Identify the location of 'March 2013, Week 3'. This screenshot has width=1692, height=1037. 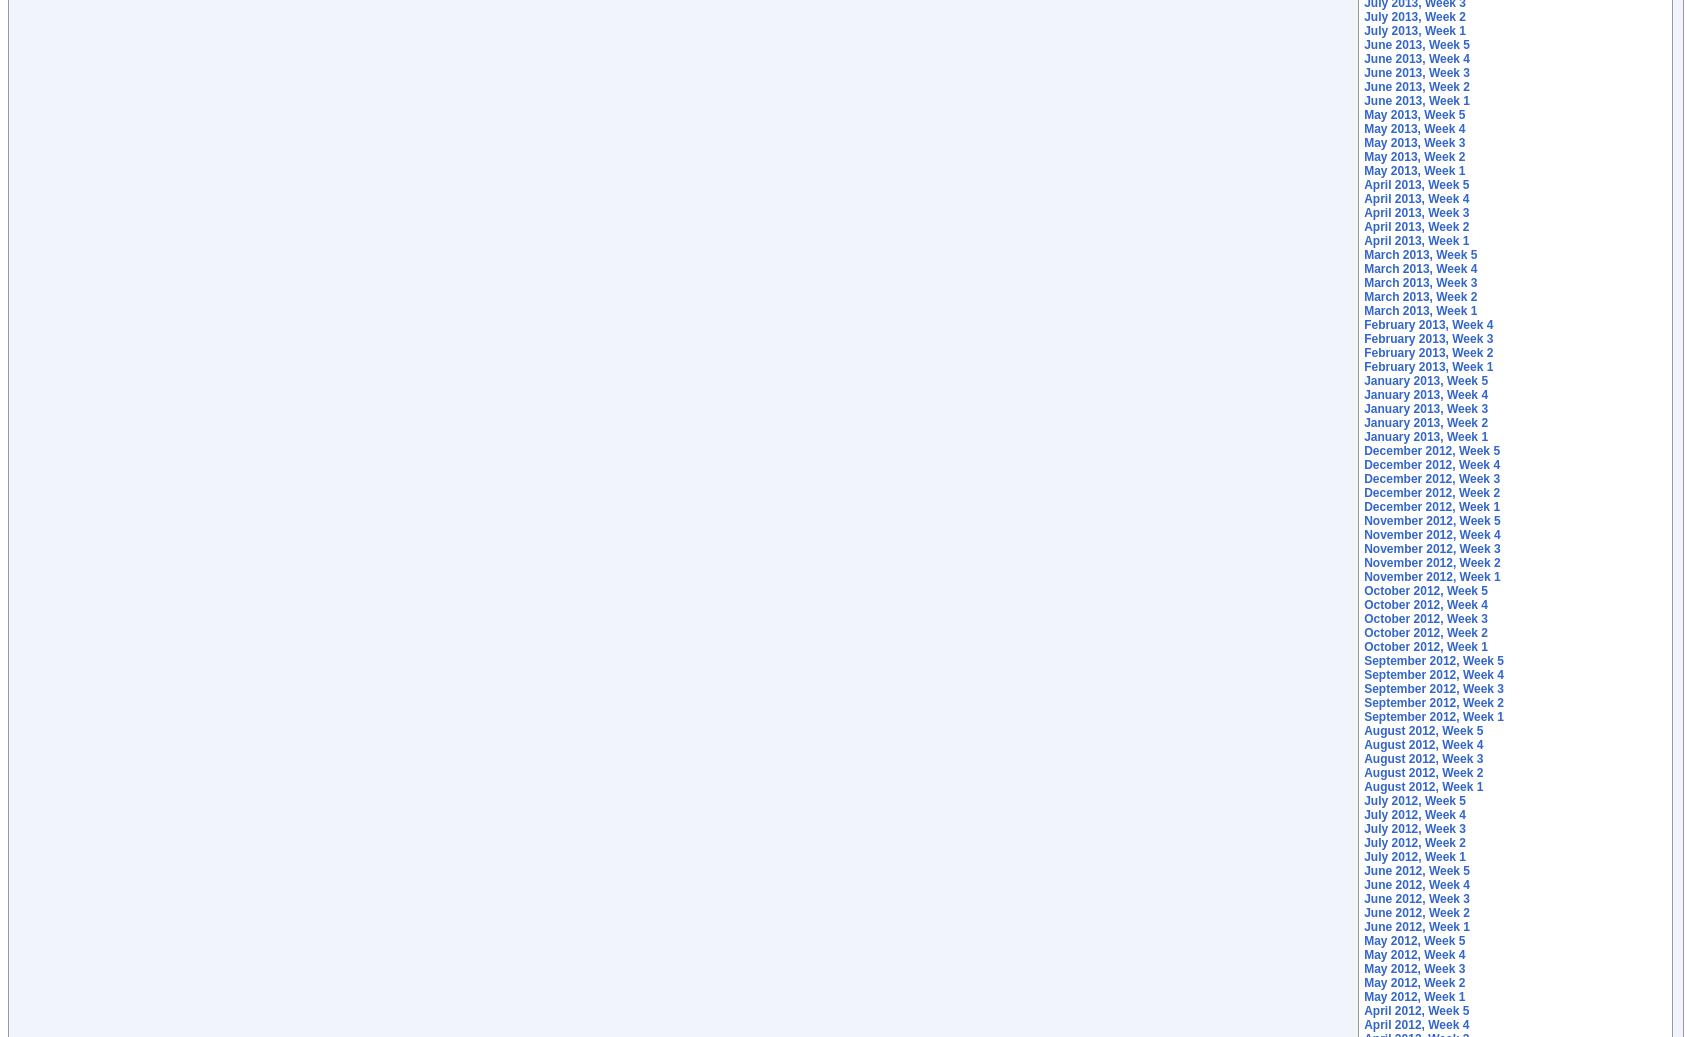
(1419, 281).